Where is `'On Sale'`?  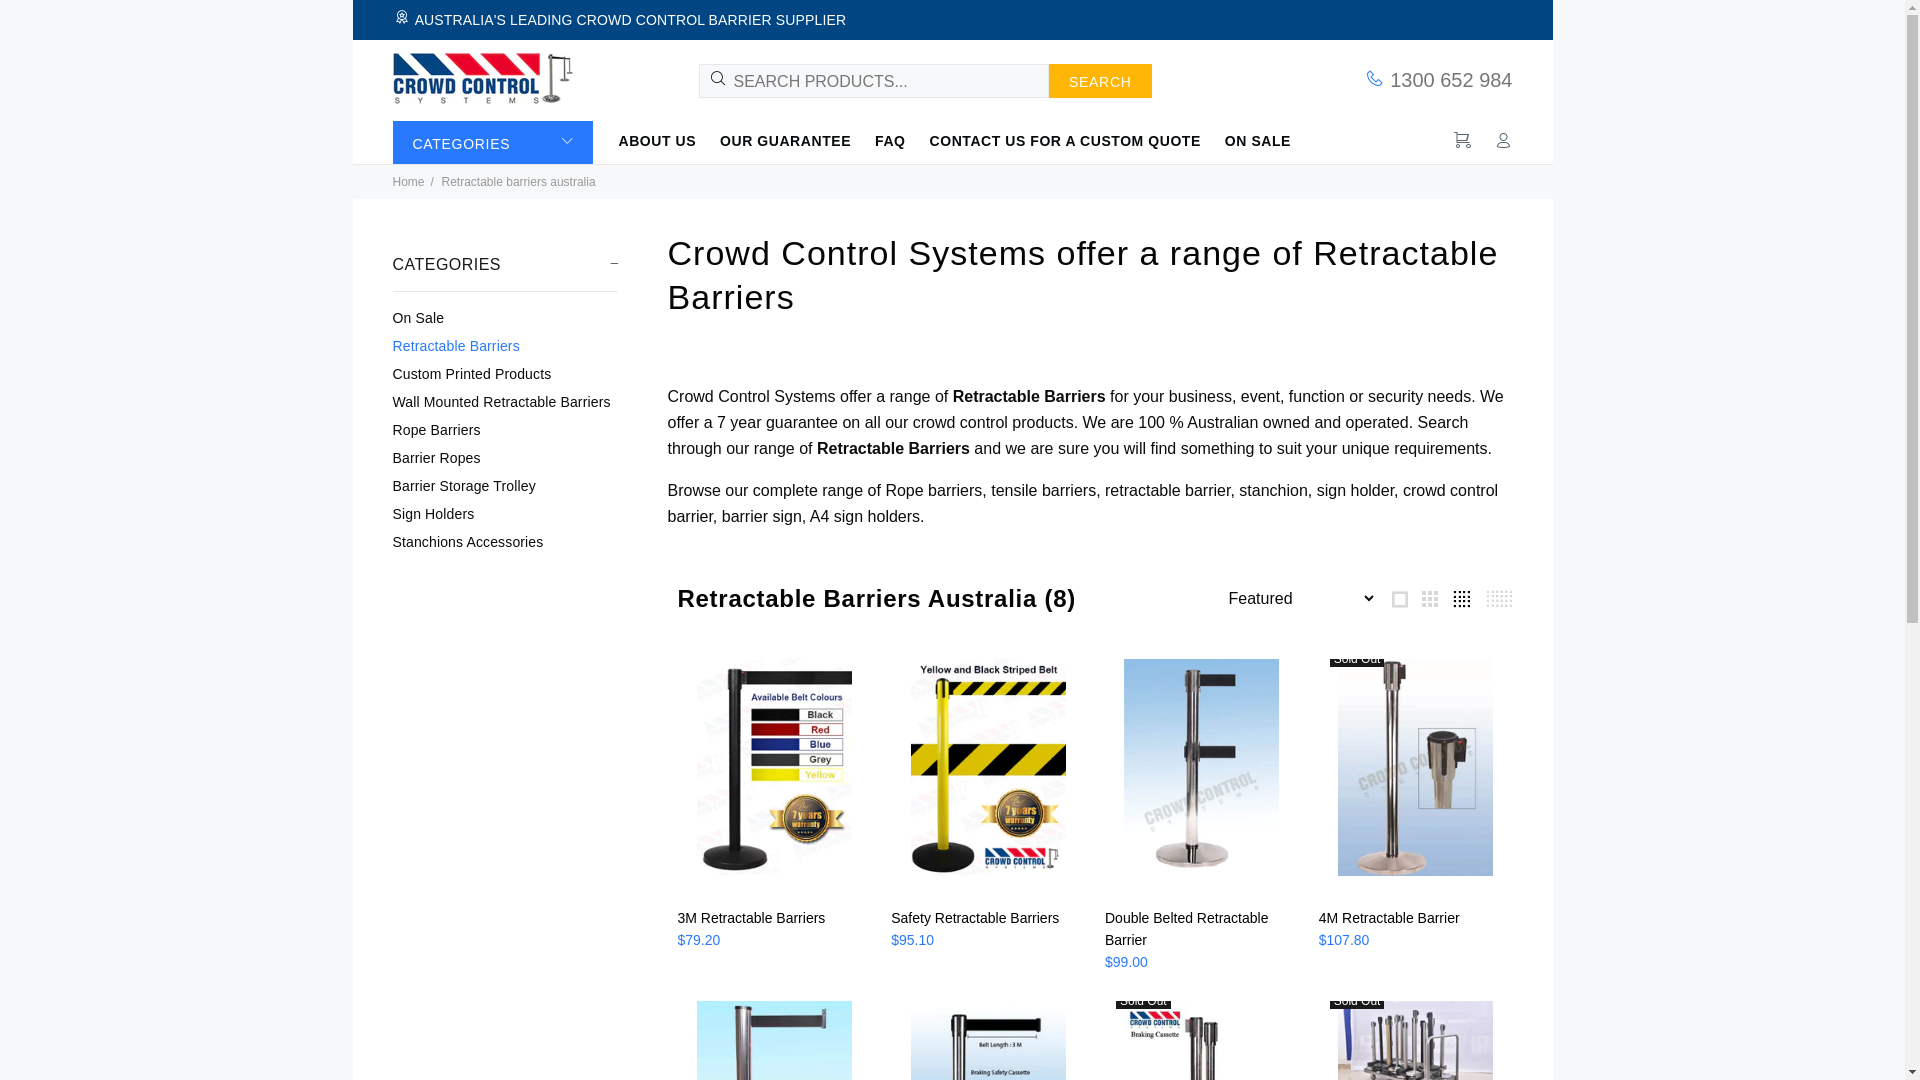 'On Sale' is located at coordinates (504, 316).